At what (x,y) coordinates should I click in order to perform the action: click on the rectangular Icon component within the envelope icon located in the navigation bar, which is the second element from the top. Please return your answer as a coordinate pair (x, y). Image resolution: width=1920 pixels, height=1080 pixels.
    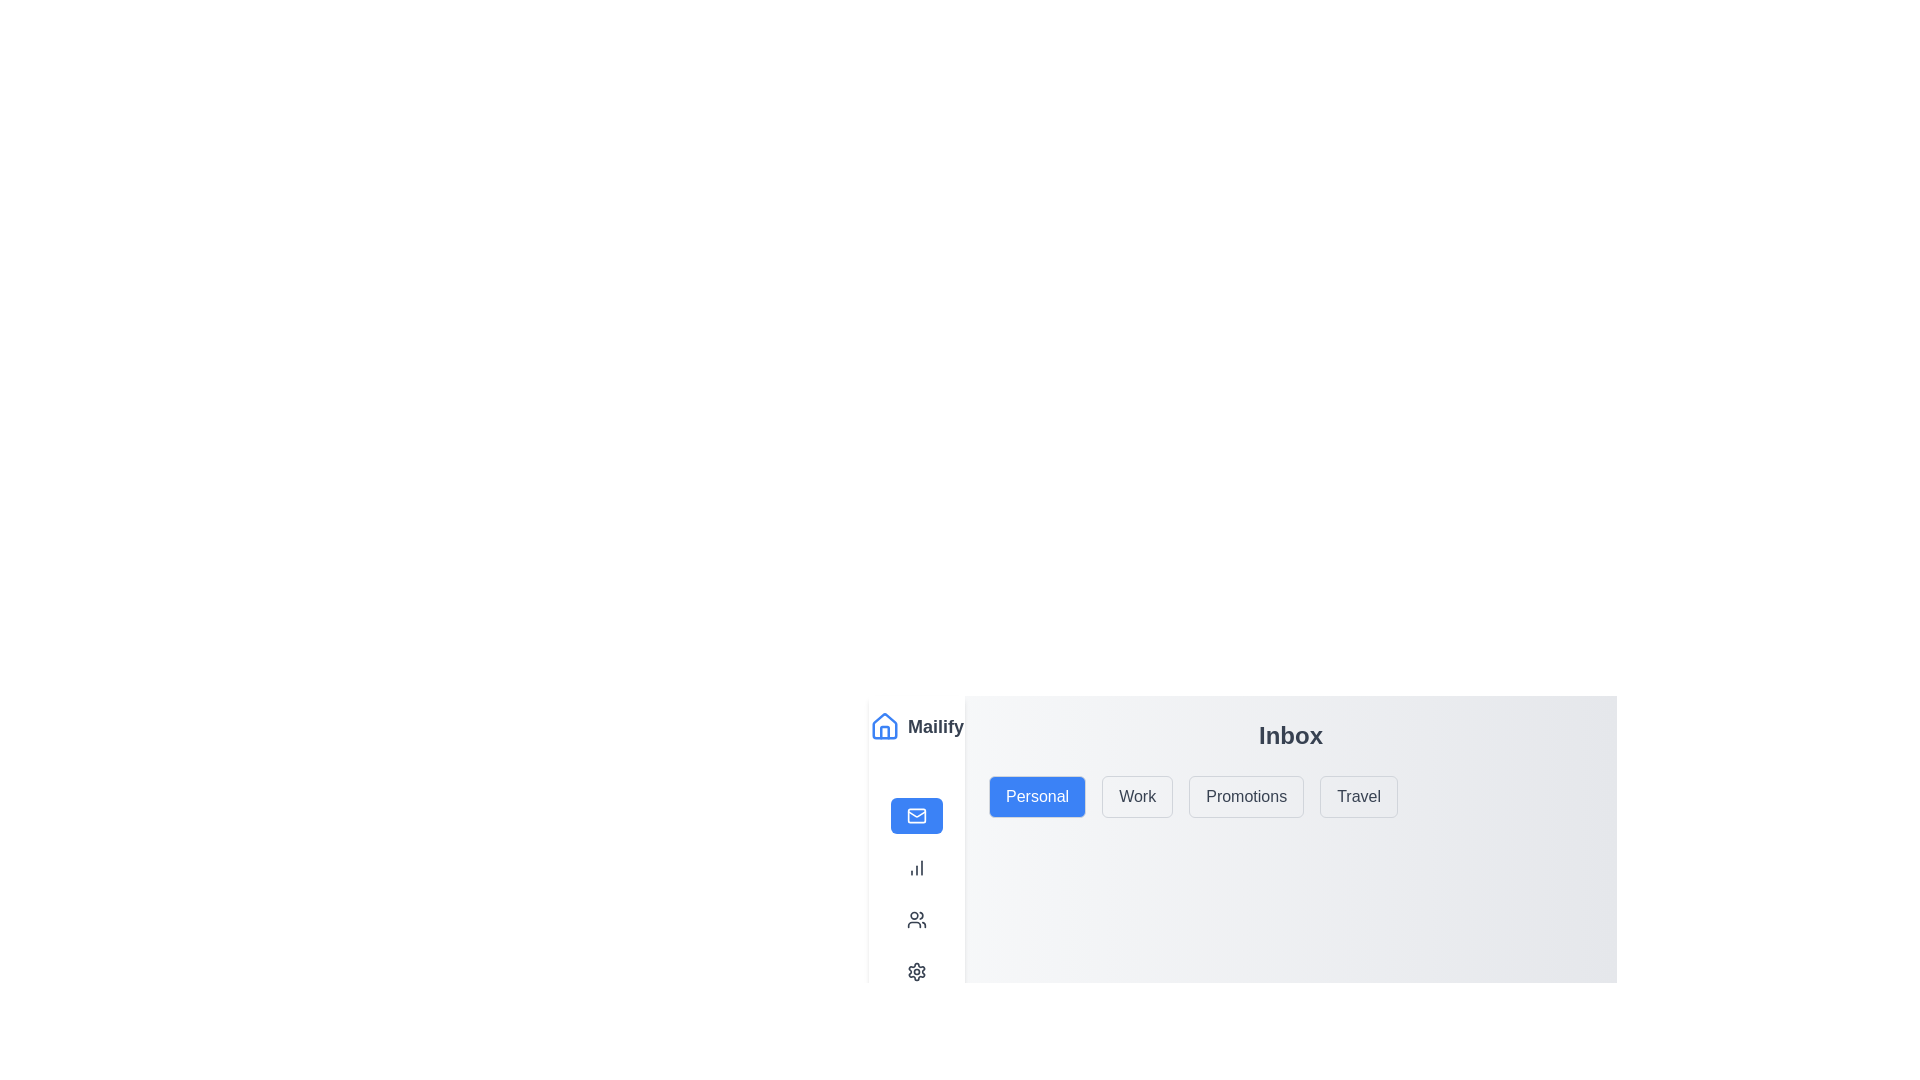
    Looking at the image, I should click on (915, 816).